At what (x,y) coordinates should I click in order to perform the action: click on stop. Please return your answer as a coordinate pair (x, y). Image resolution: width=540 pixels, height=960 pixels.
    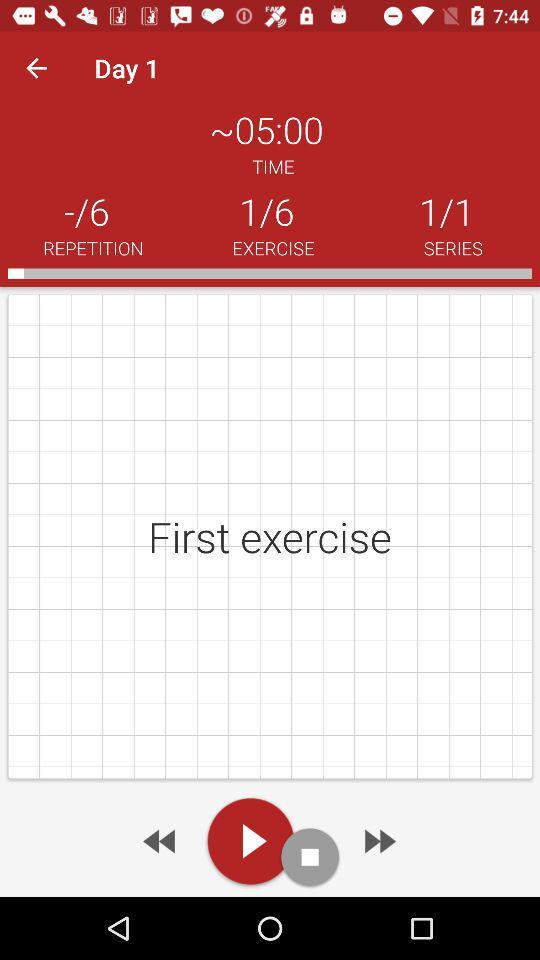
    Looking at the image, I should click on (310, 856).